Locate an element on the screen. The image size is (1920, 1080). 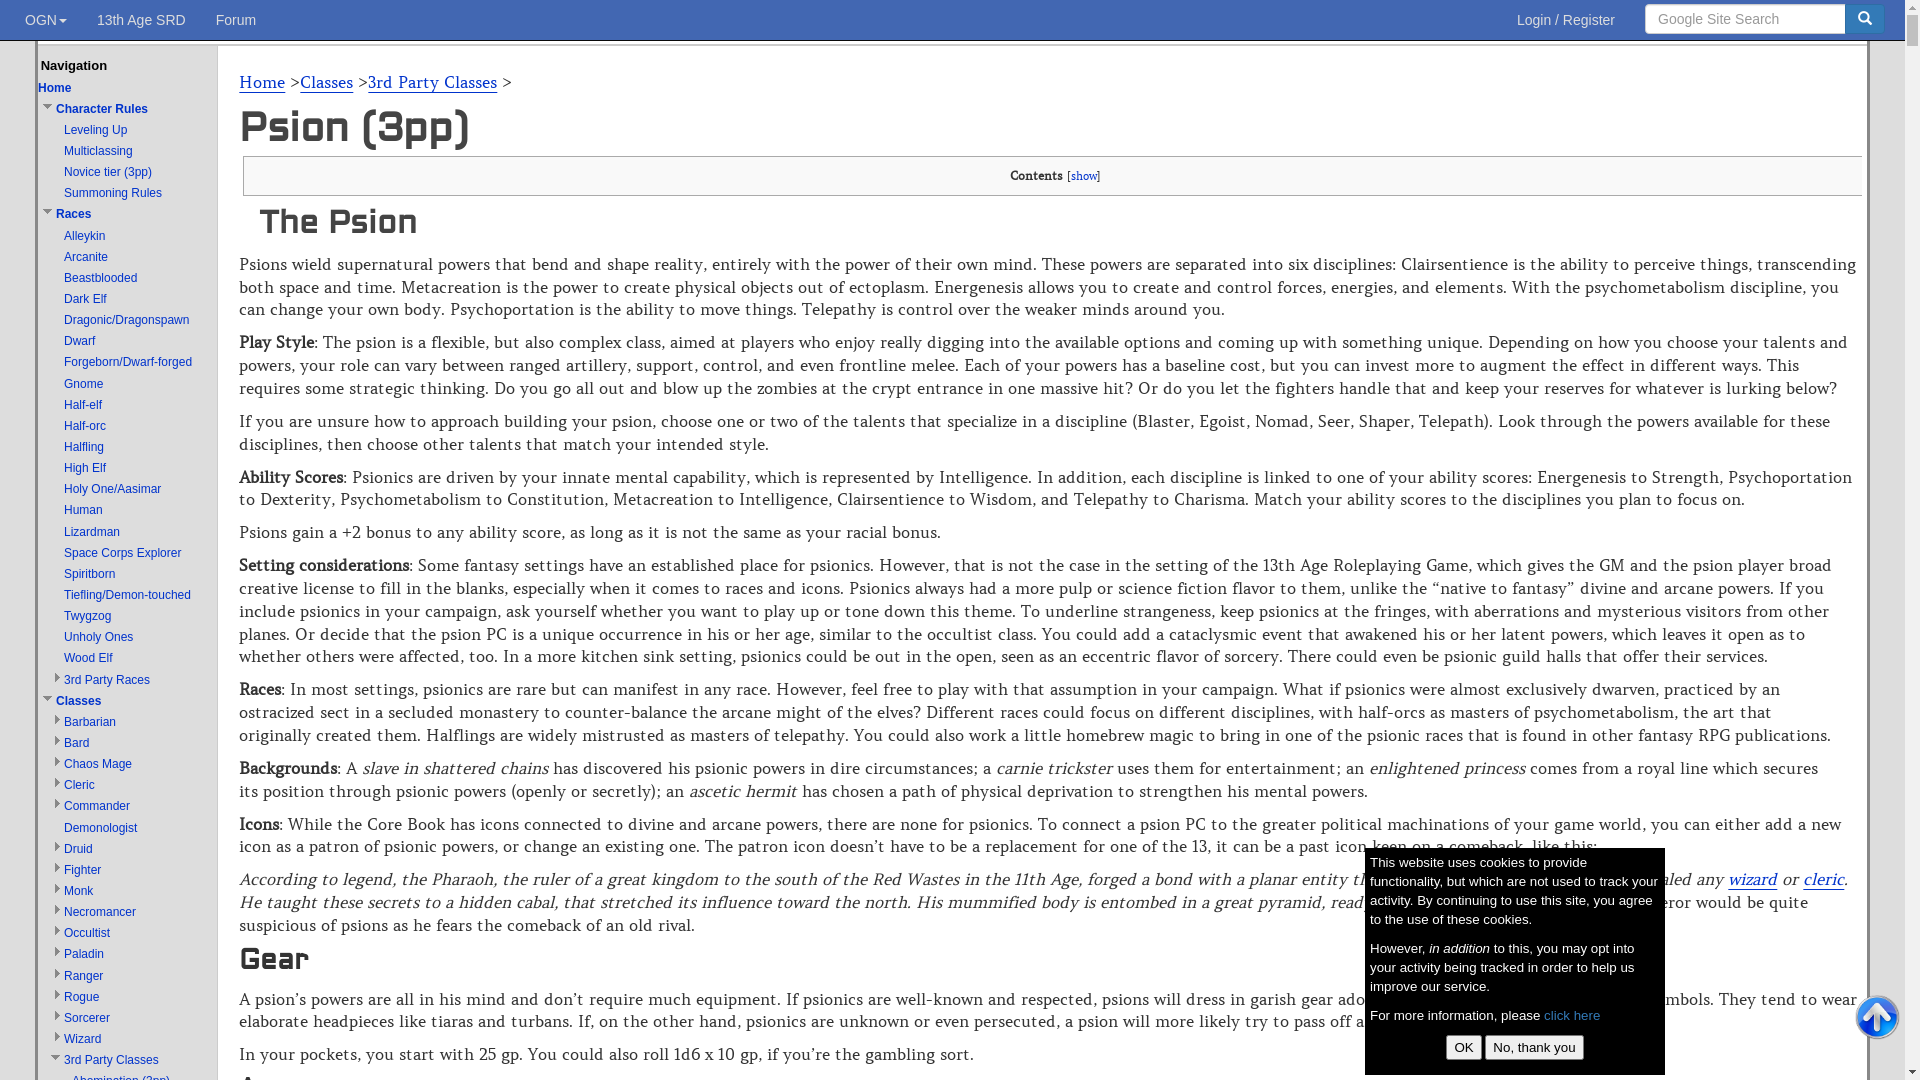
'click here' is located at coordinates (1571, 1015).